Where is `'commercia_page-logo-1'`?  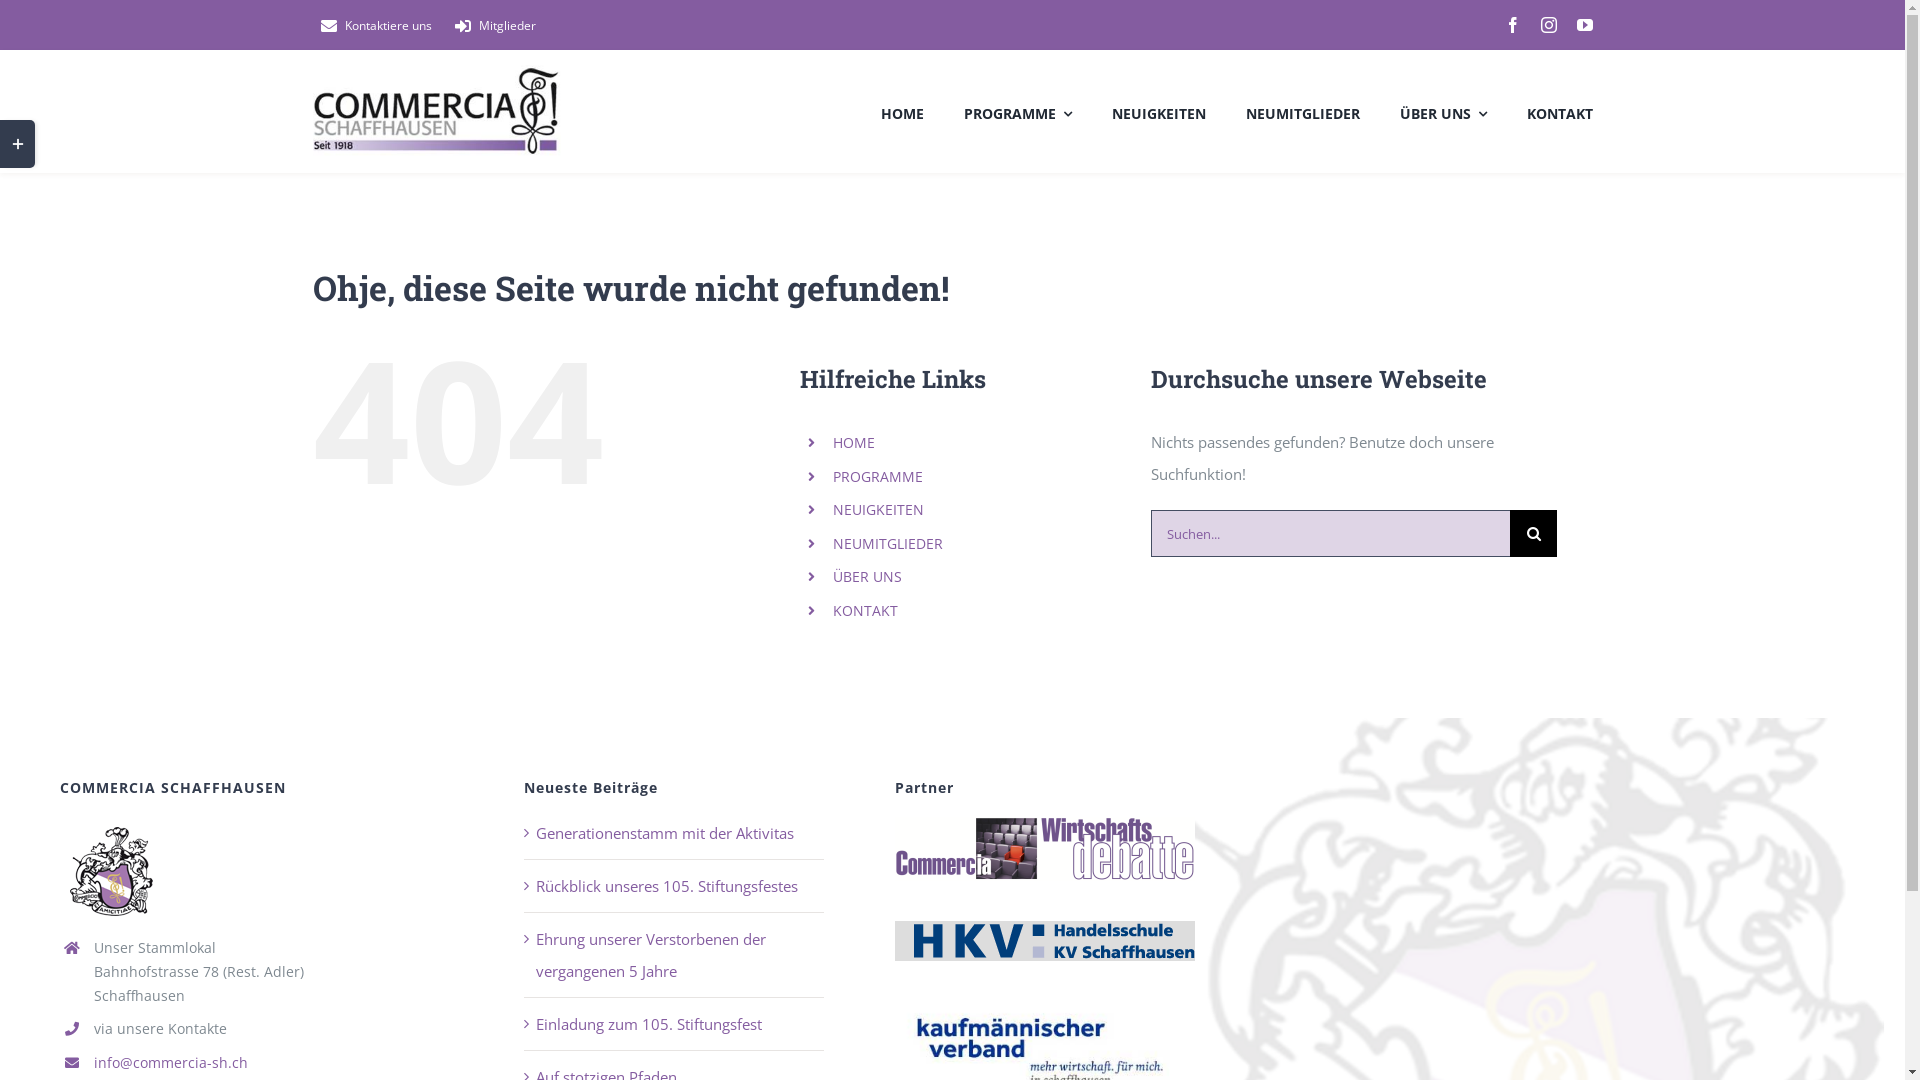
'commercia_page-logo-1' is located at coordinates (110, 870).